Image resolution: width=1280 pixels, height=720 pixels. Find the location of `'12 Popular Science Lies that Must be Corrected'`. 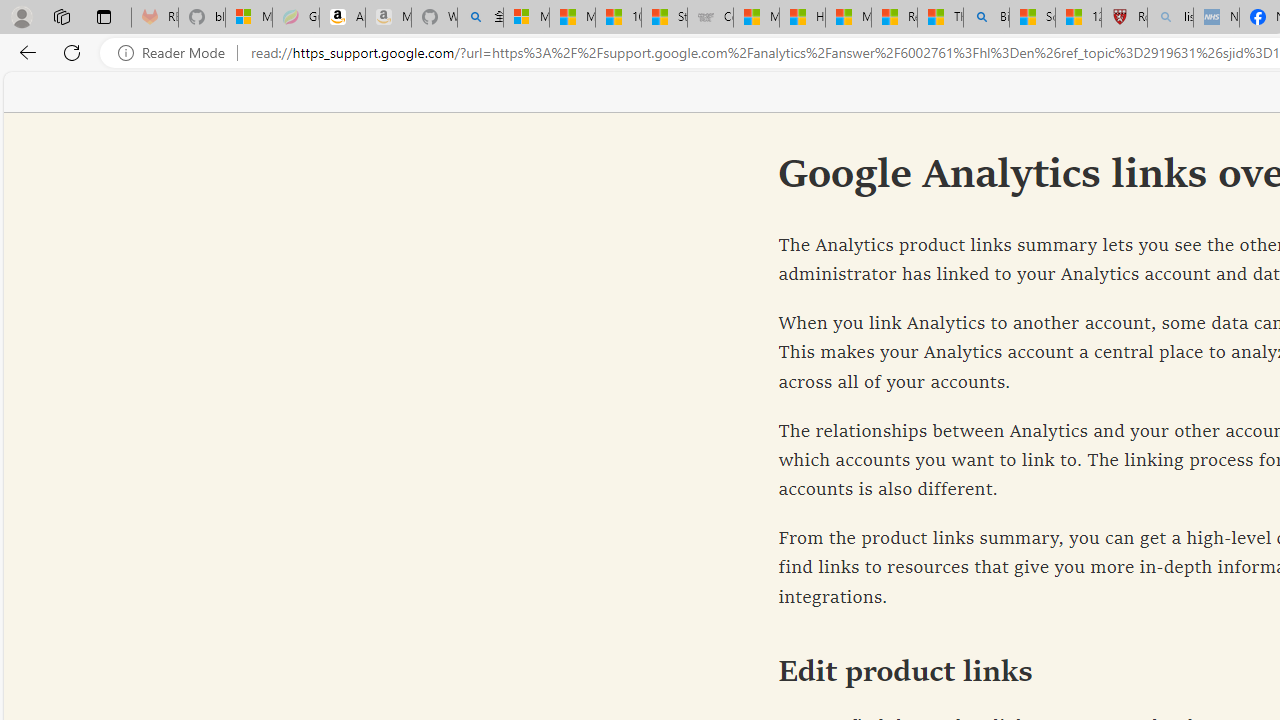

'12 Popular Science Lies that Must be Corrected' is located at coordinates (1077, 17).